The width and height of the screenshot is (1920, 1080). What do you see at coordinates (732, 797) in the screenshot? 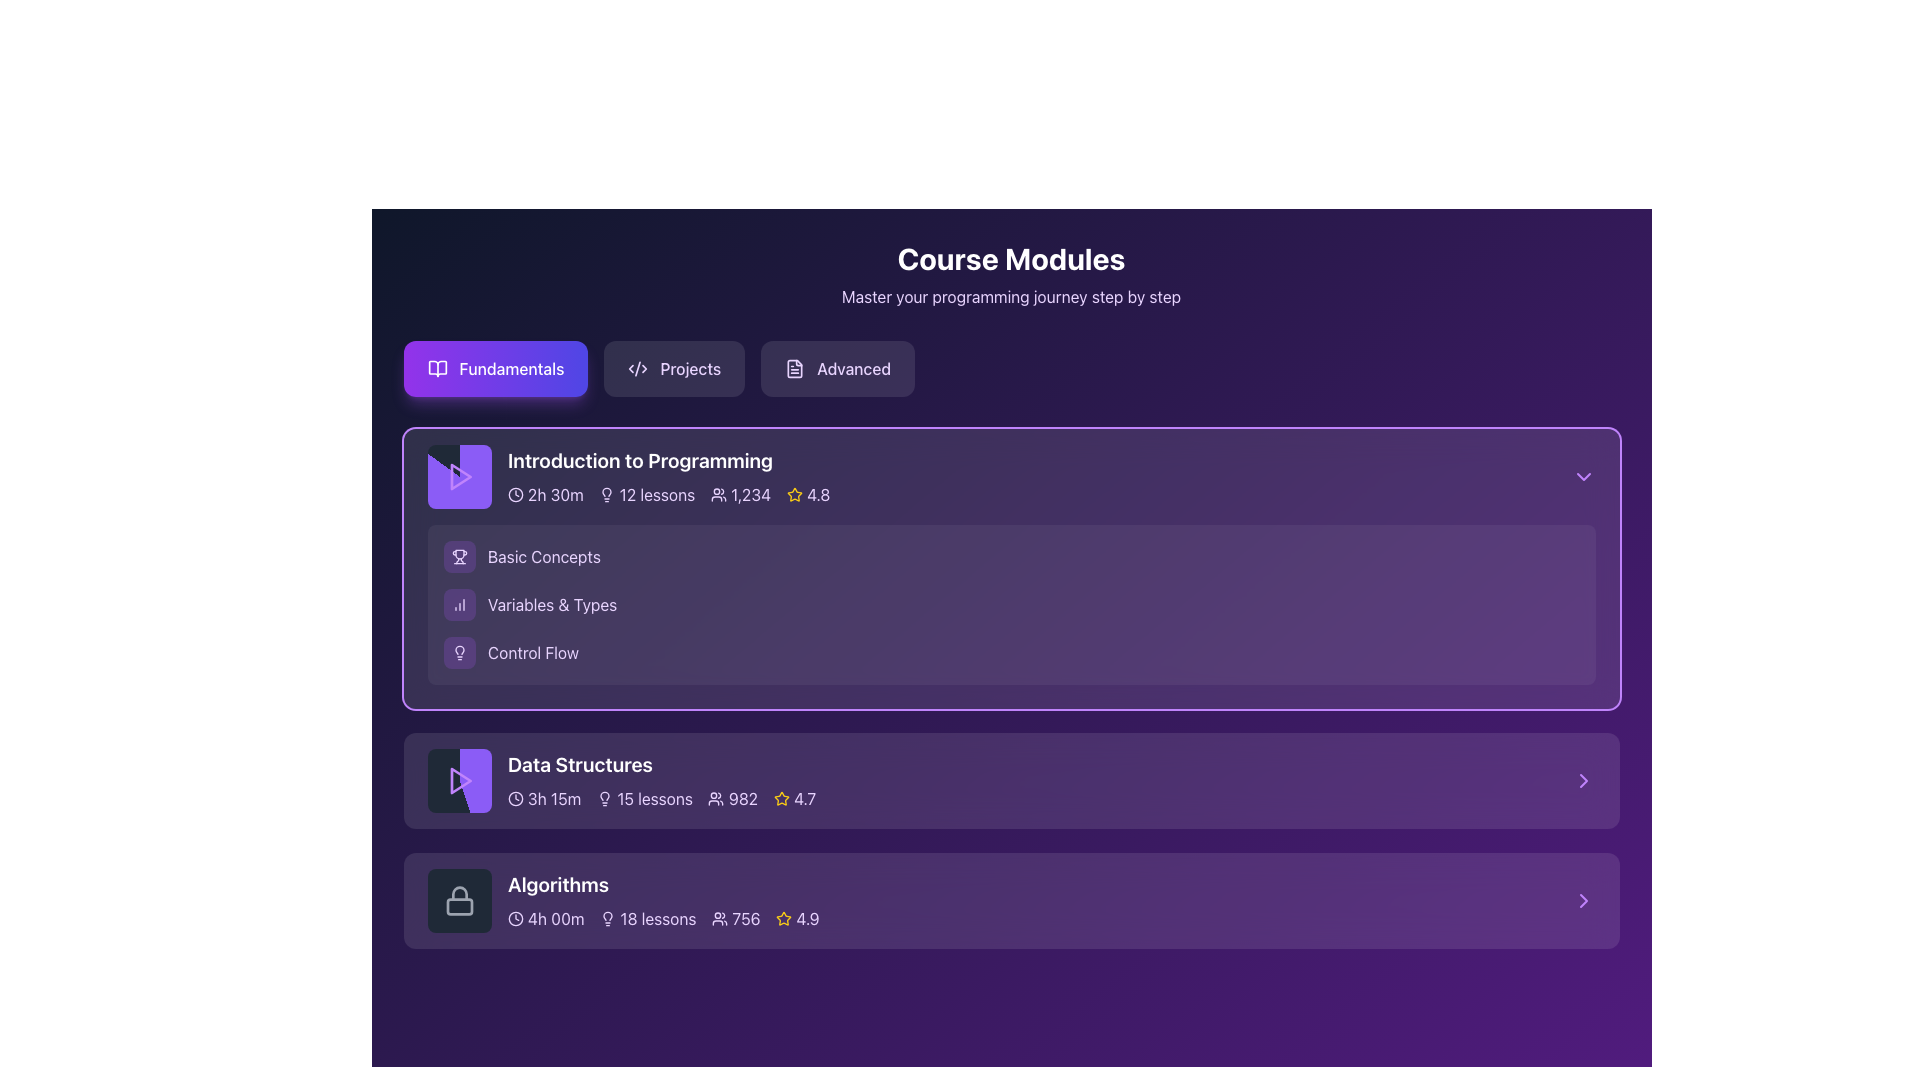
I see `number of participants or enrollments for the 'Data Structures' course section, which is represented by the Text with icon located to the right within the second section titled 'Data Structures.'` at bounding box center [732, 797].